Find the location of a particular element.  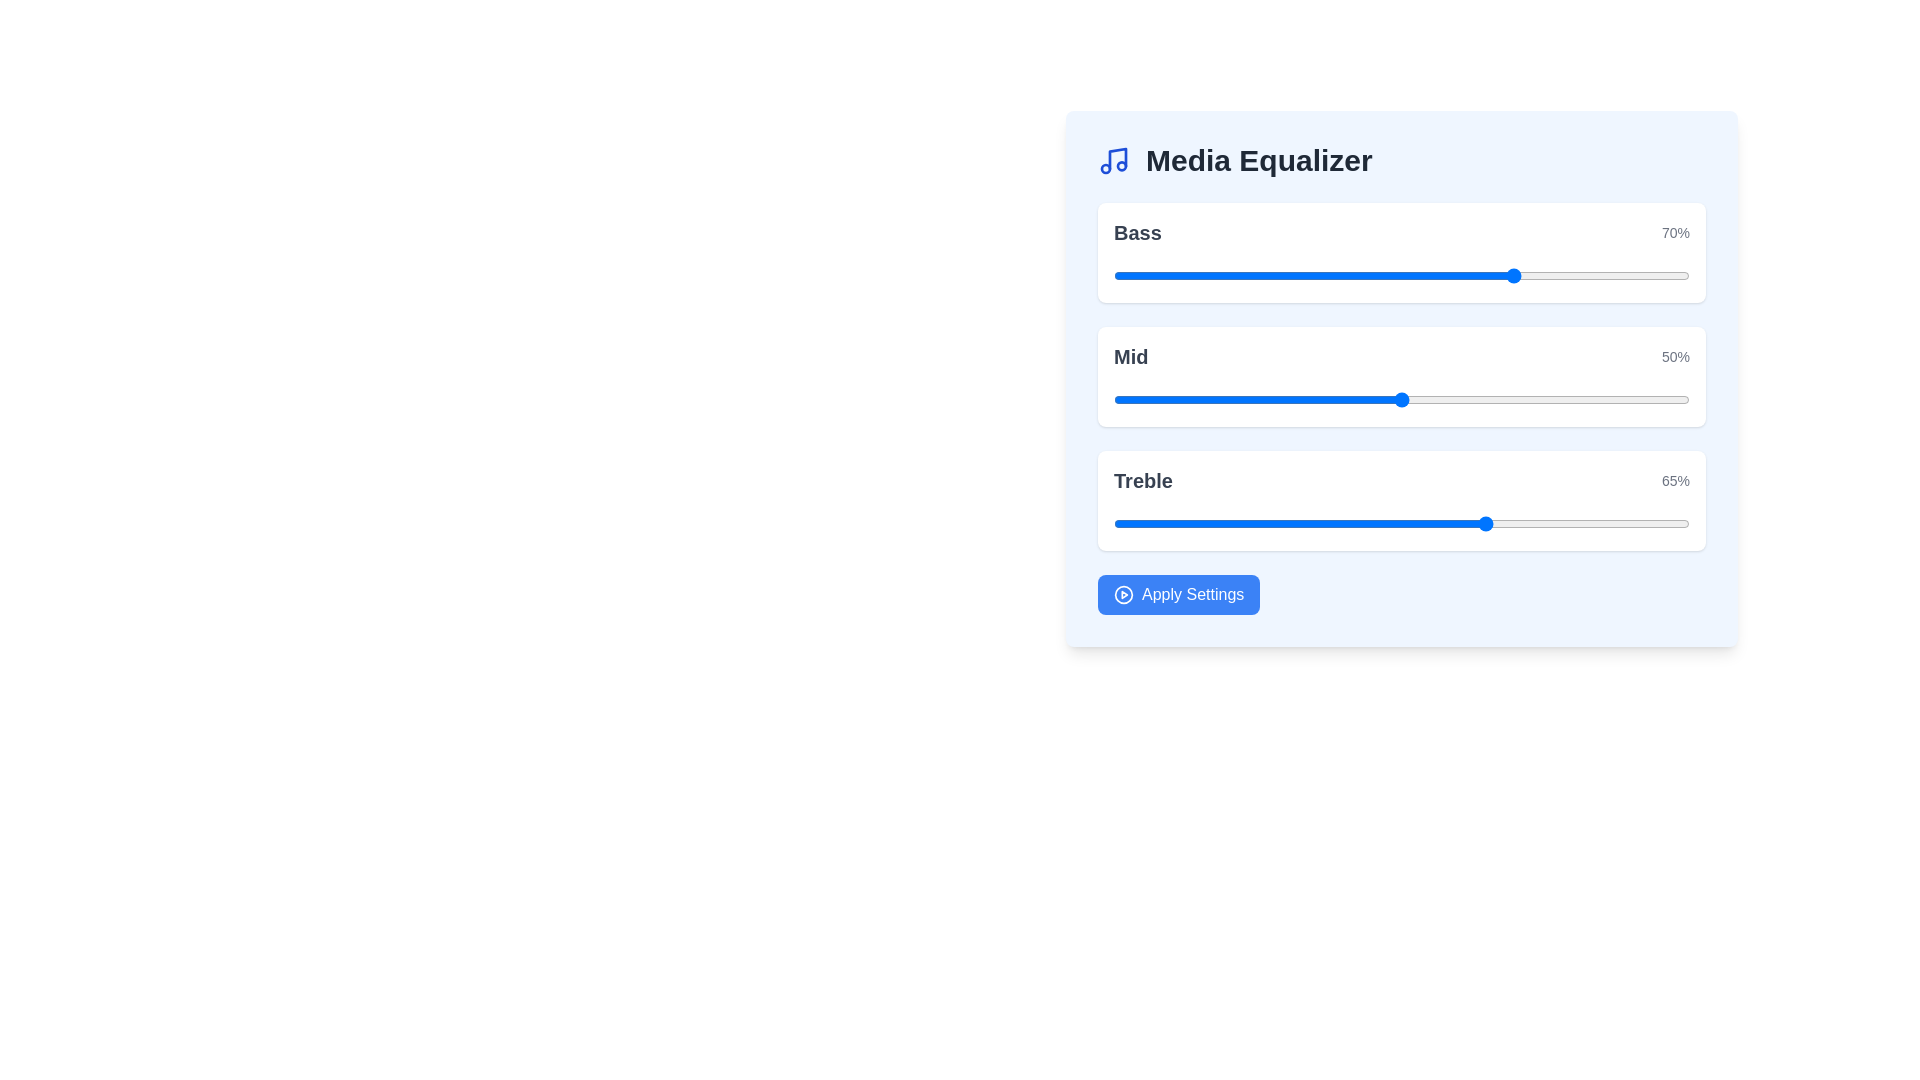

treble is located at coordinates (1245, 523).